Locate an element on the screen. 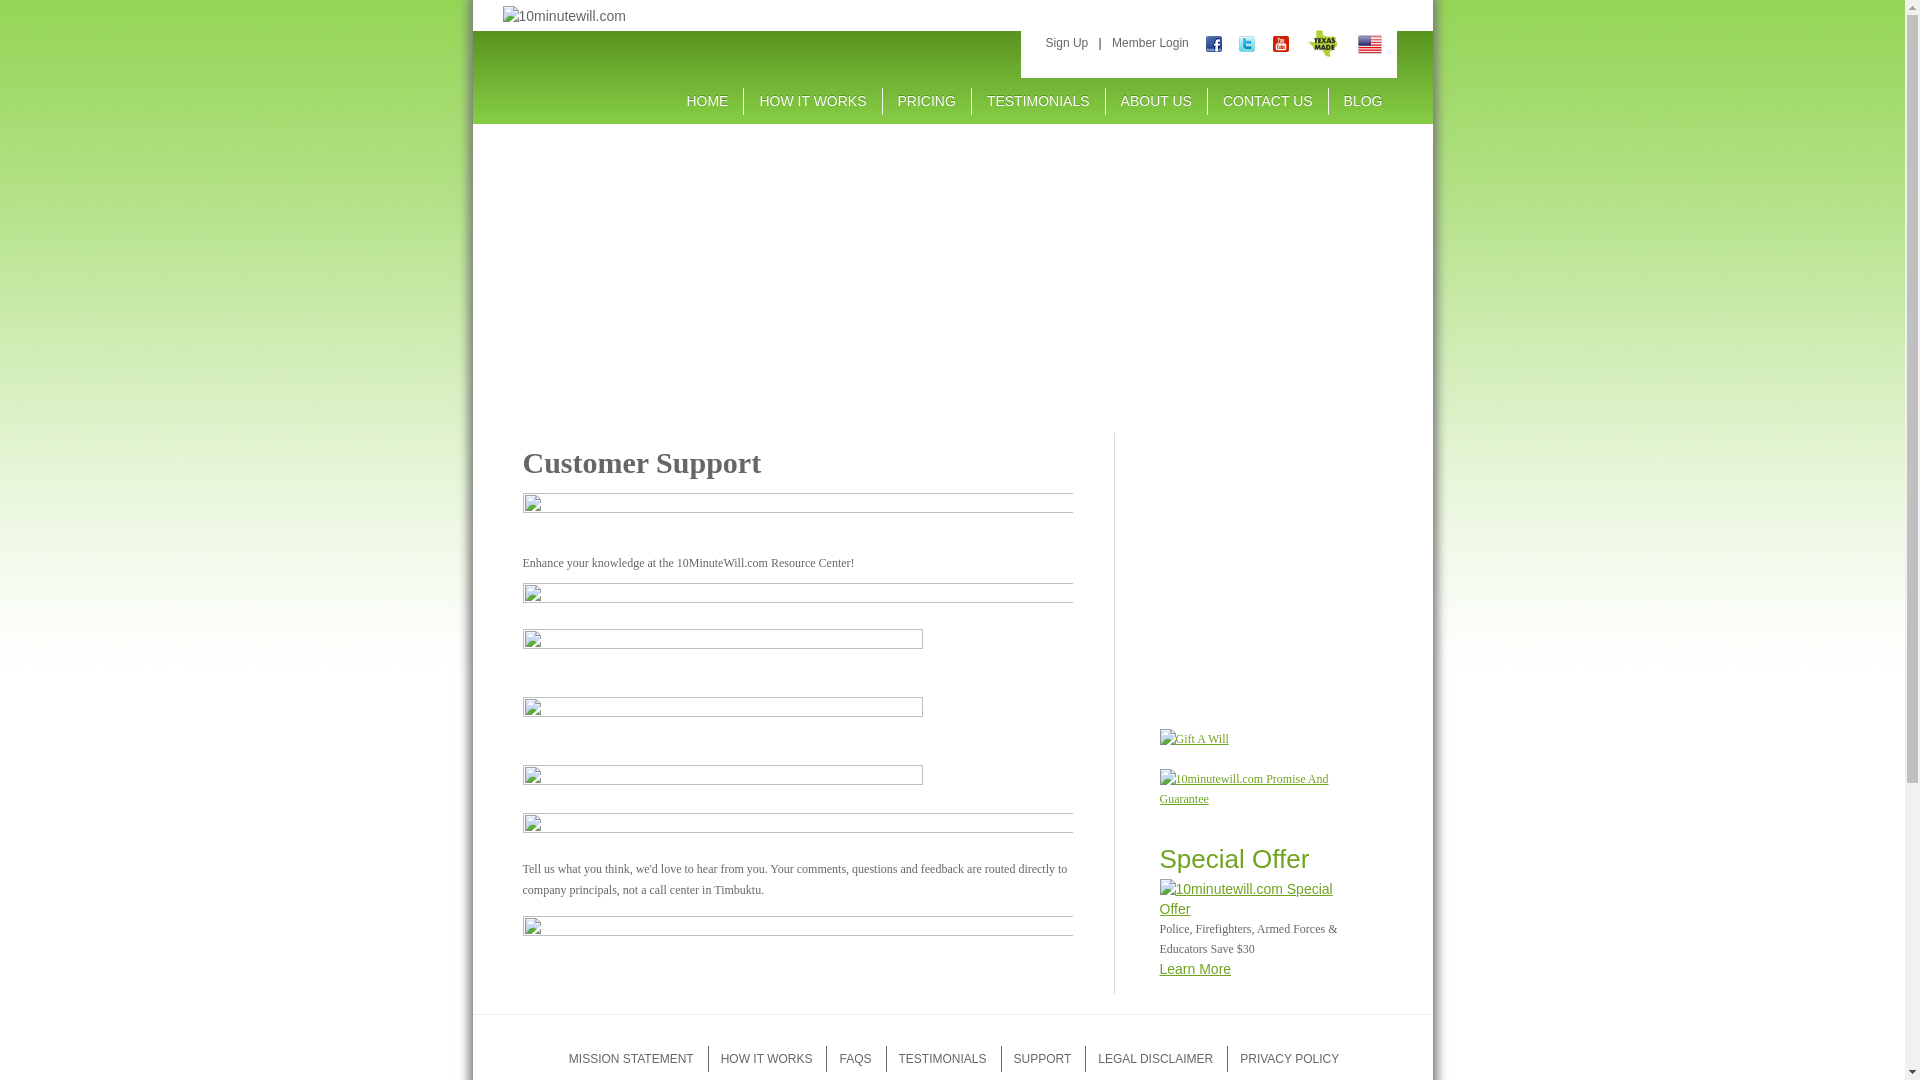  'TESTIMONIALS' is located at coordinates (1038, 100).